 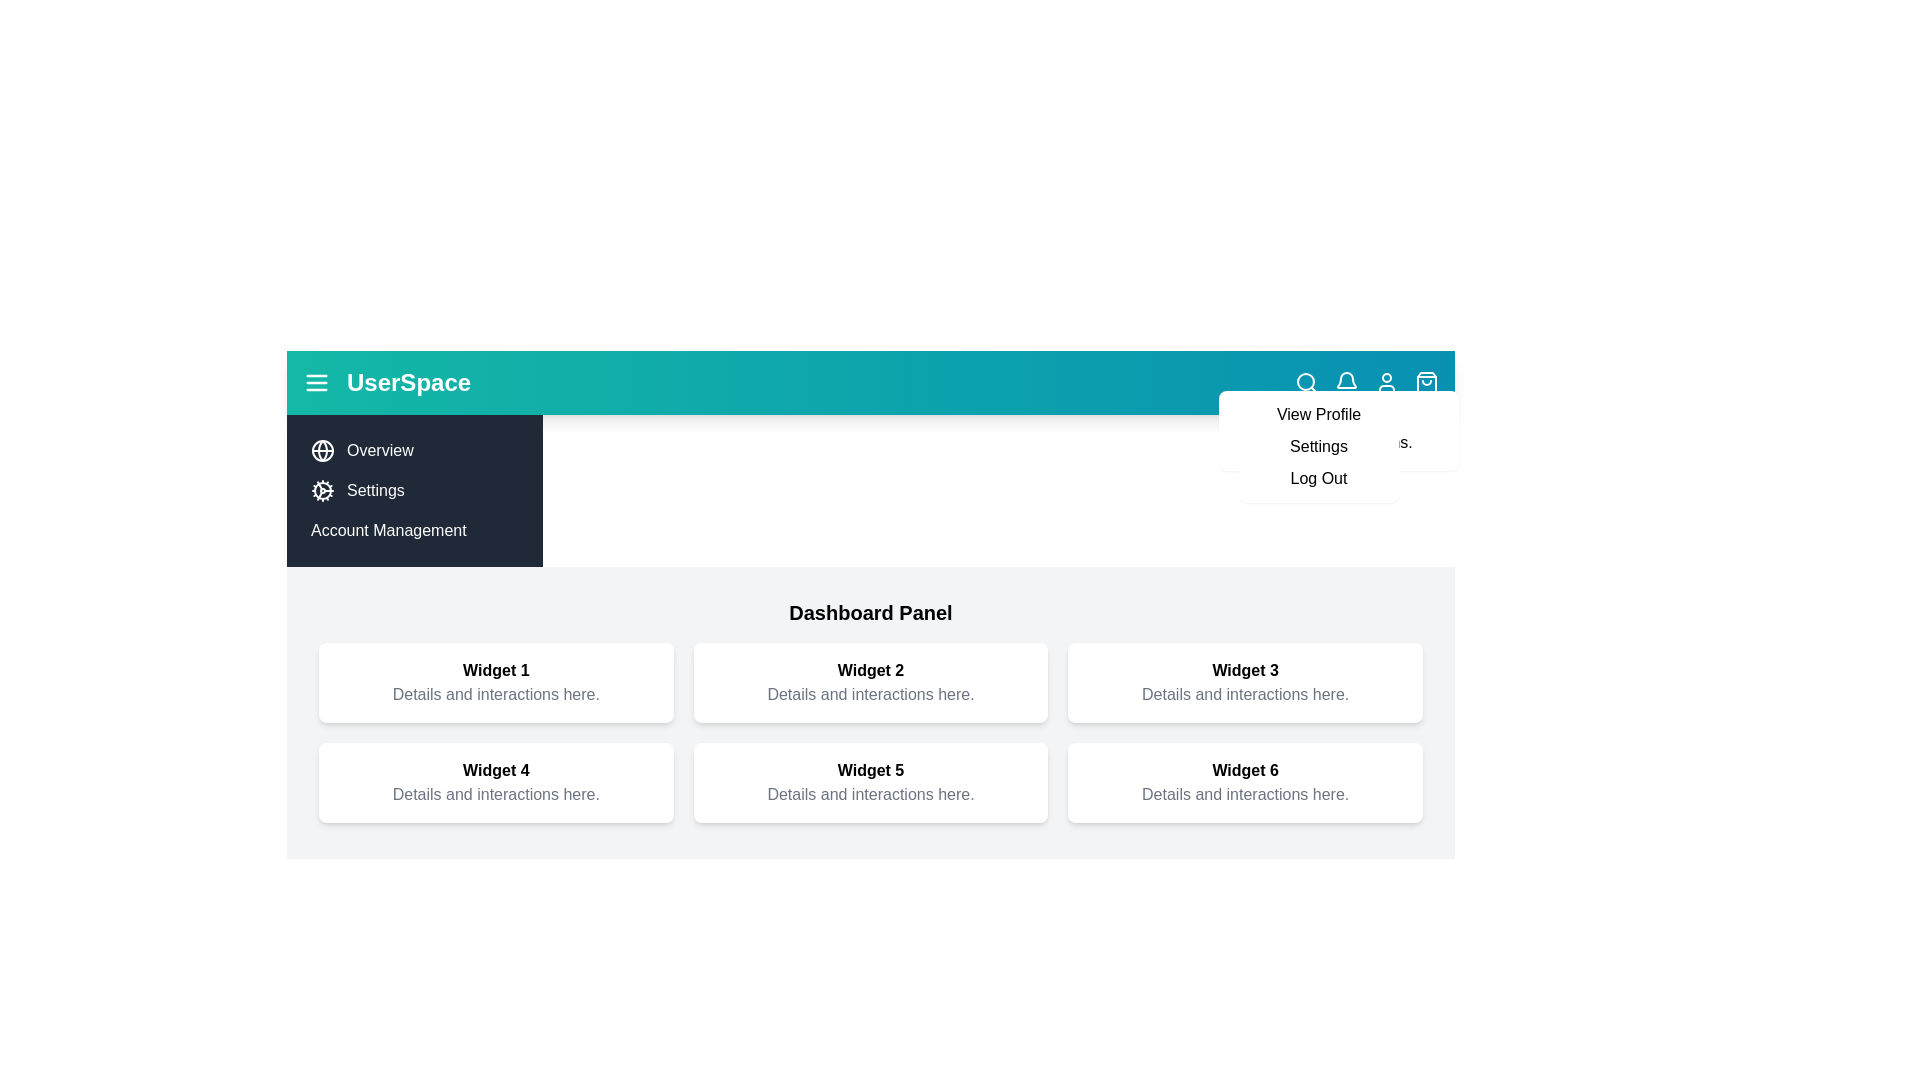 What do you see at coordinates (1244, 681) in the screenshot?
I see `the third card in the top row of the three-column grid layout that provides information about 'Widget 3'` at bounding box center [1244, 681].